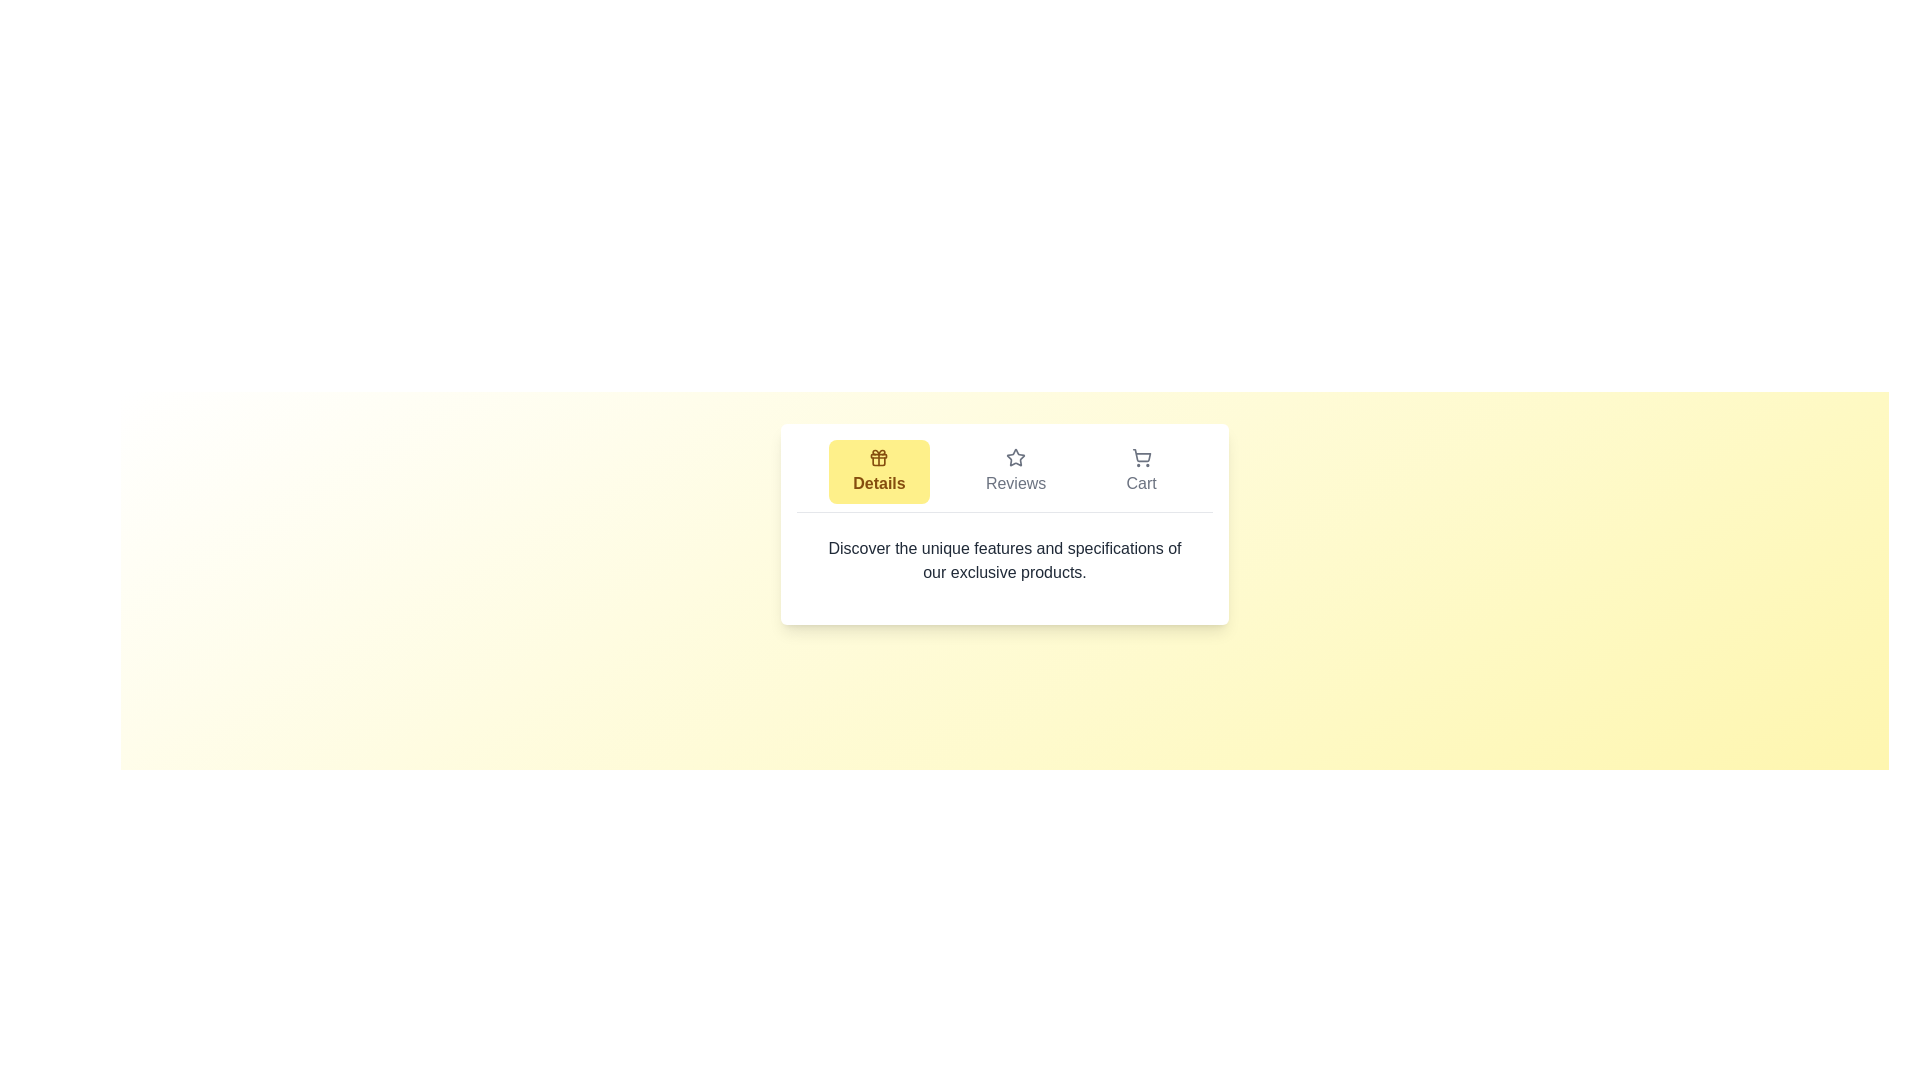 The width and height of the screenshot is (1920, 1080). Describe the element at coordinates (1141, 471) in the screenshot. I see `the Cart tab by clicking on it` at that location.